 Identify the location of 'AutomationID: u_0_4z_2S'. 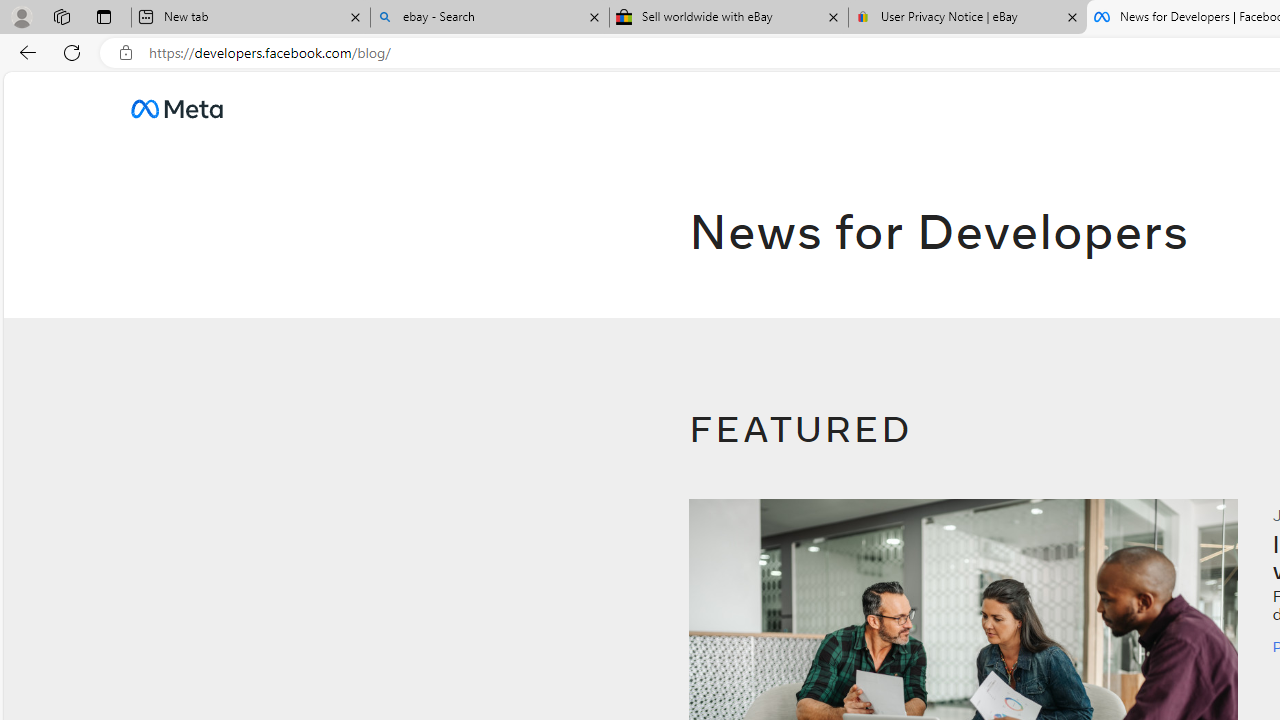
(176, 108).